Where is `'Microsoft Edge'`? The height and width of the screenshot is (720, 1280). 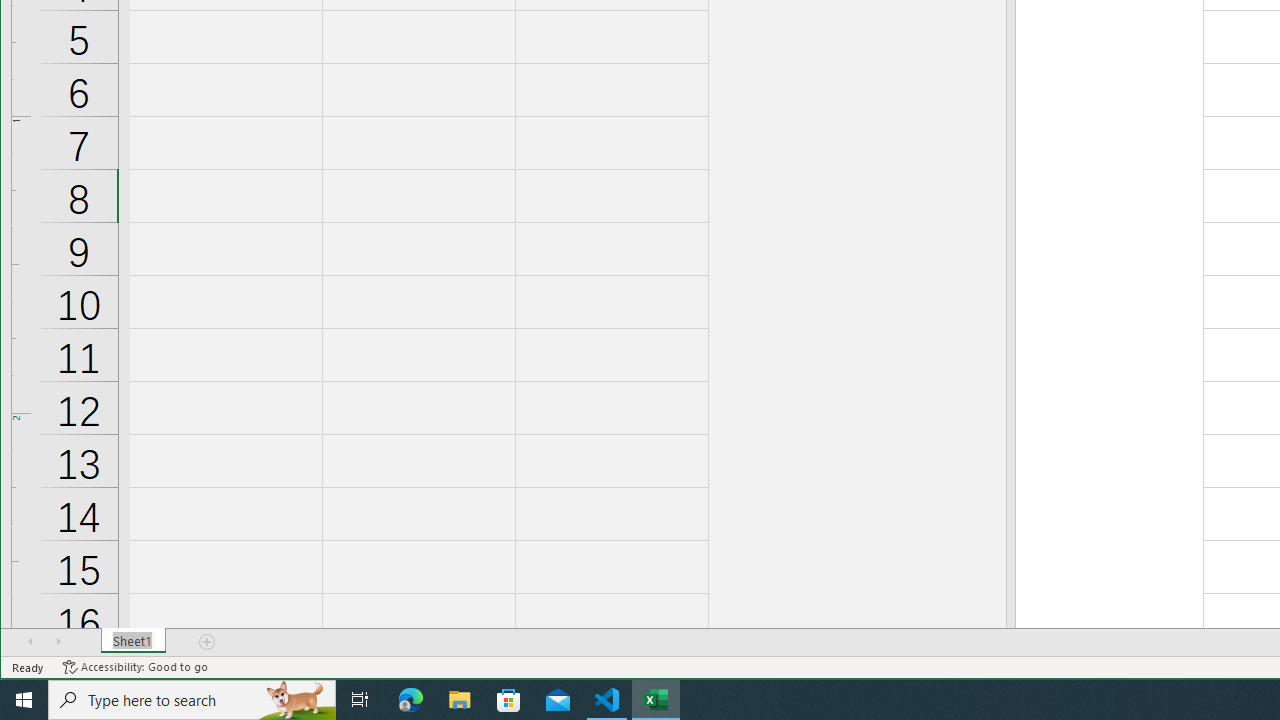 'Microsoft Edge' is located at coordinates (410, 698).